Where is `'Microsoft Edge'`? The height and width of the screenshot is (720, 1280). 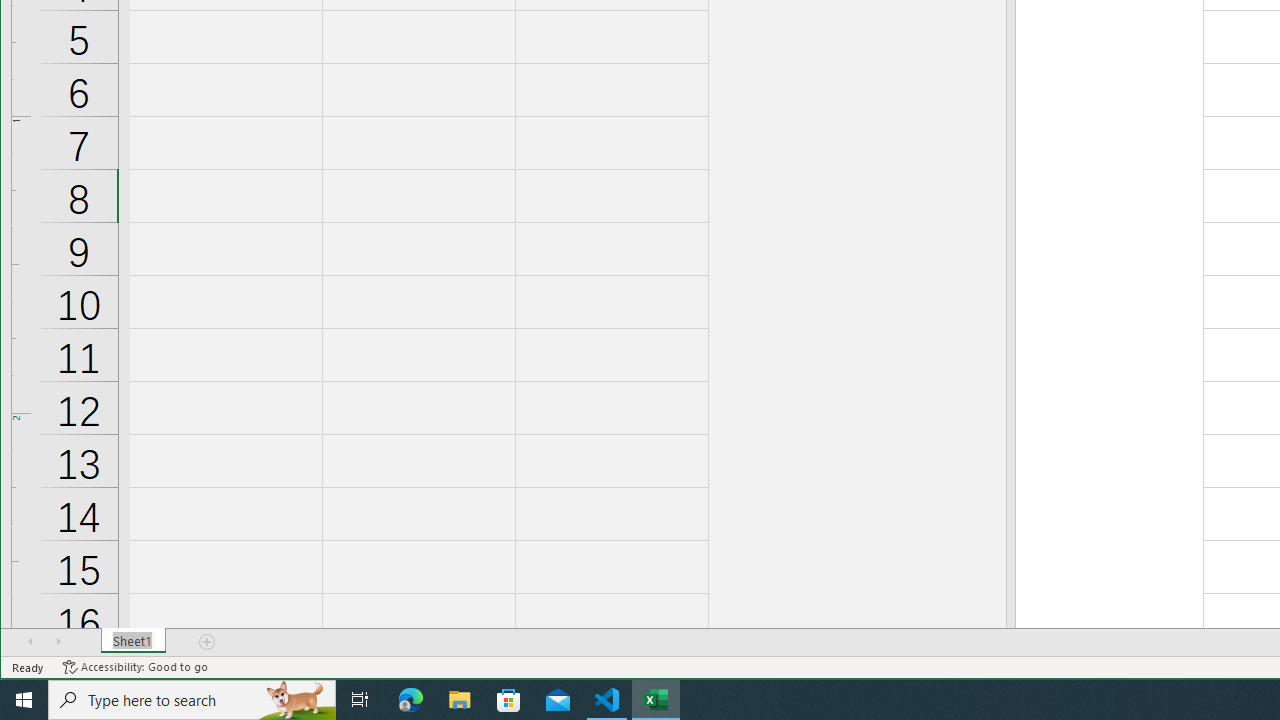 'Microsoft Edge' is located at coordinates (410, 698).